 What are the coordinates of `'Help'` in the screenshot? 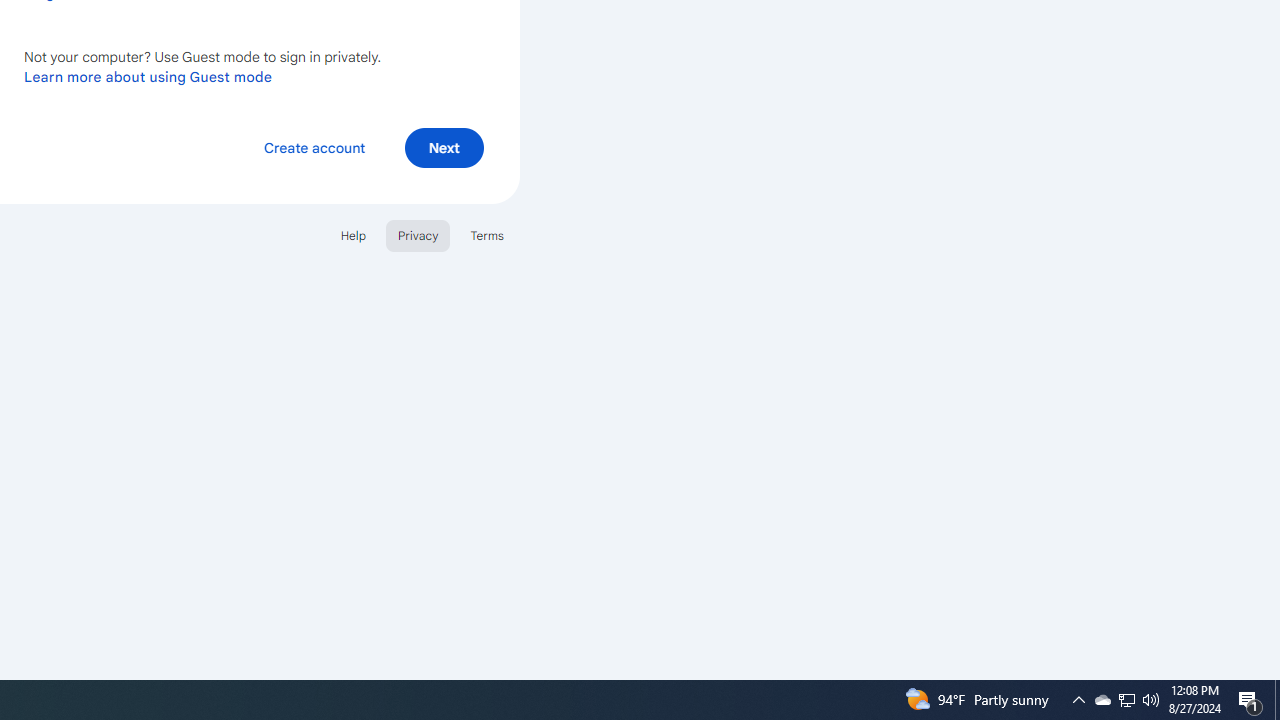 It's located at (352, 234).